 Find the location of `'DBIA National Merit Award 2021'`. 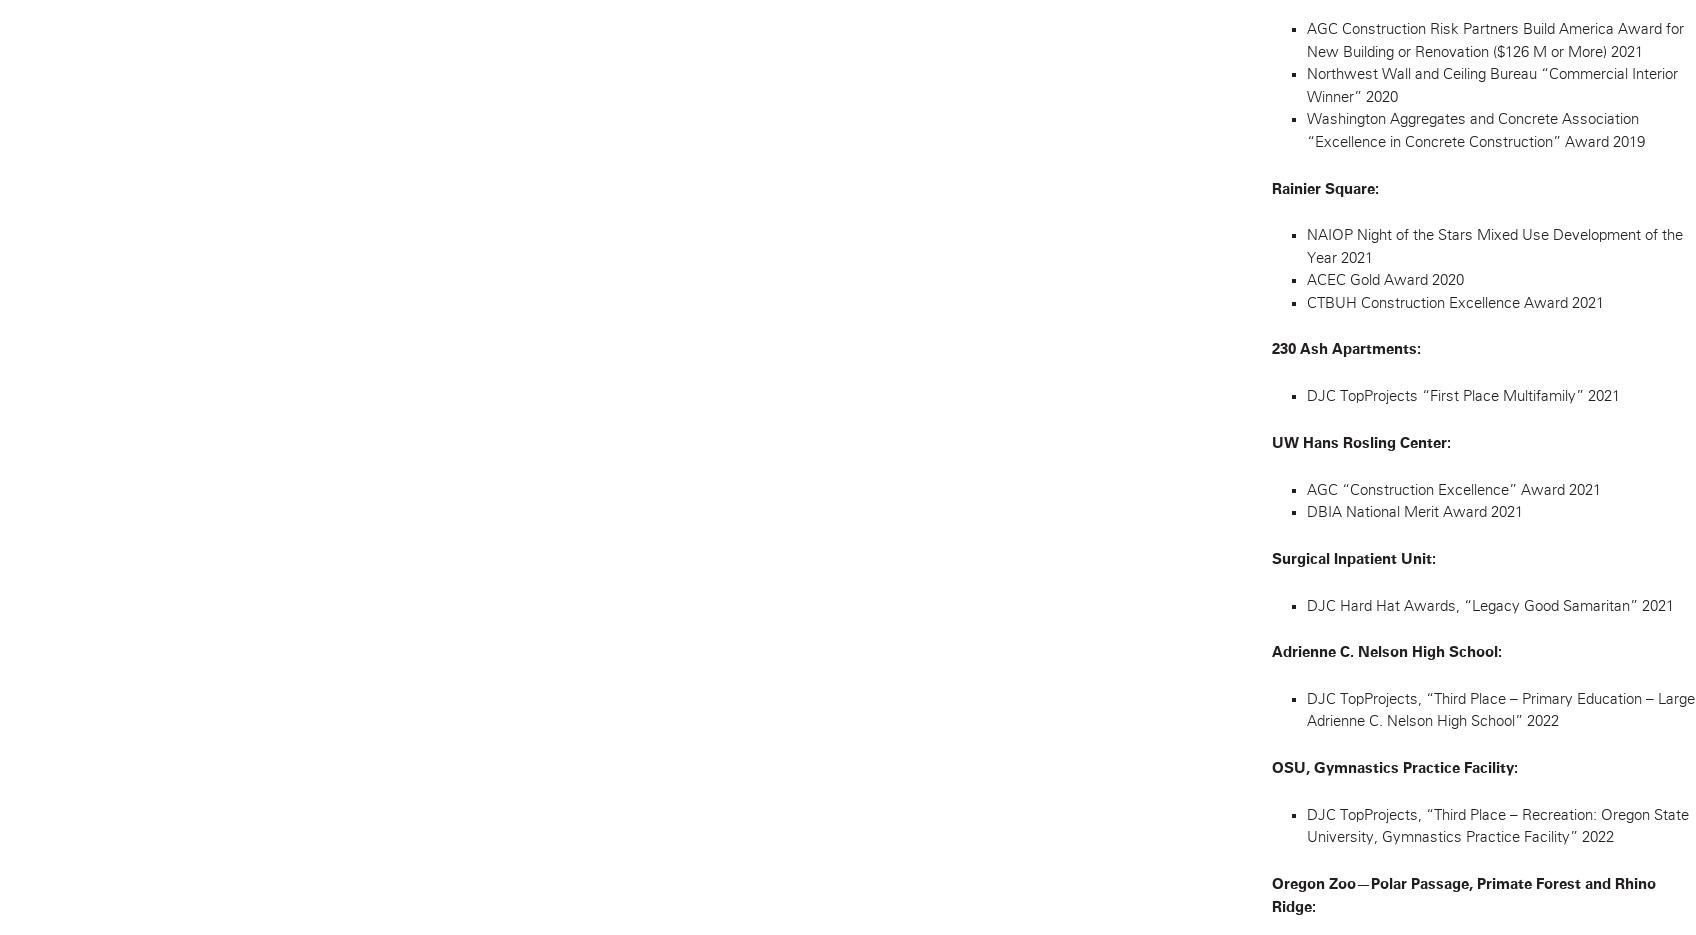

'DBIA National Merit Award 2021' is located at coordinates (1412, 511).